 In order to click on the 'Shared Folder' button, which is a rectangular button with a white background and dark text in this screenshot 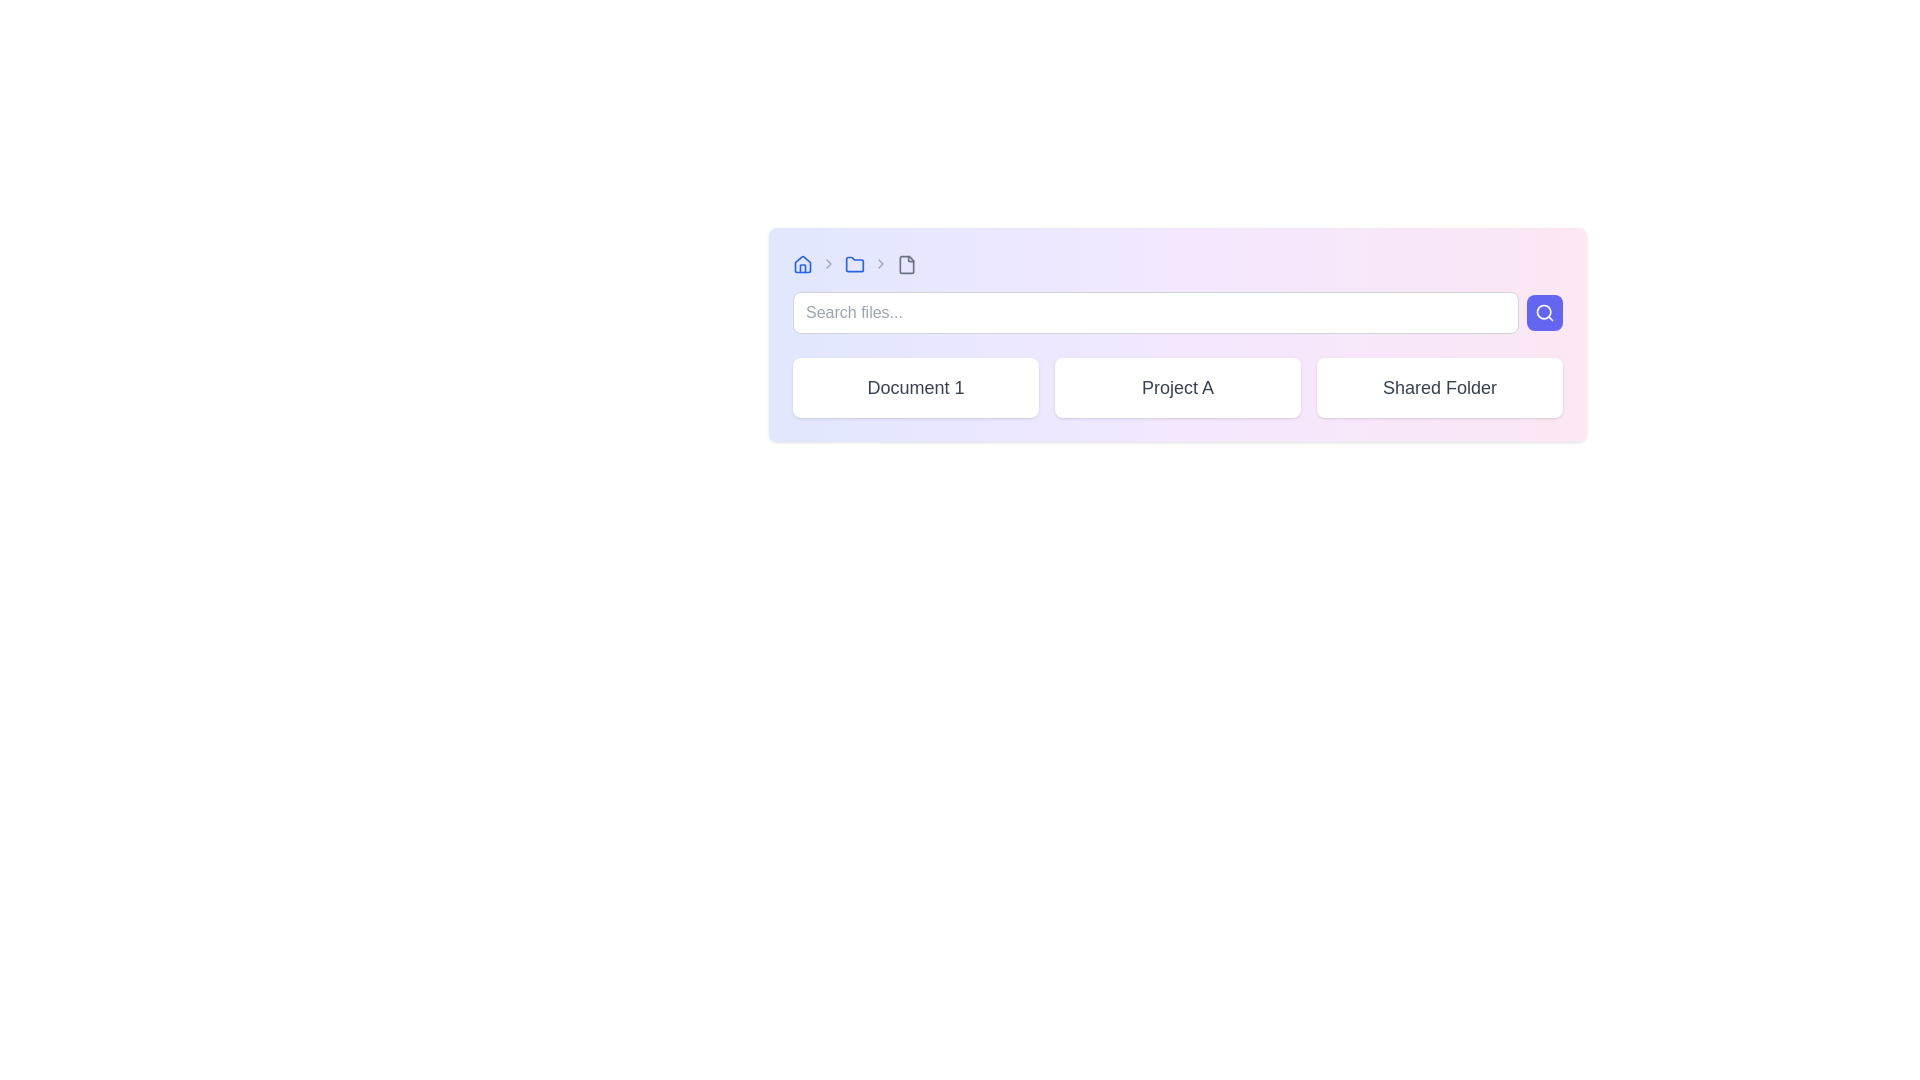, I will do `click(1440, 388)`.